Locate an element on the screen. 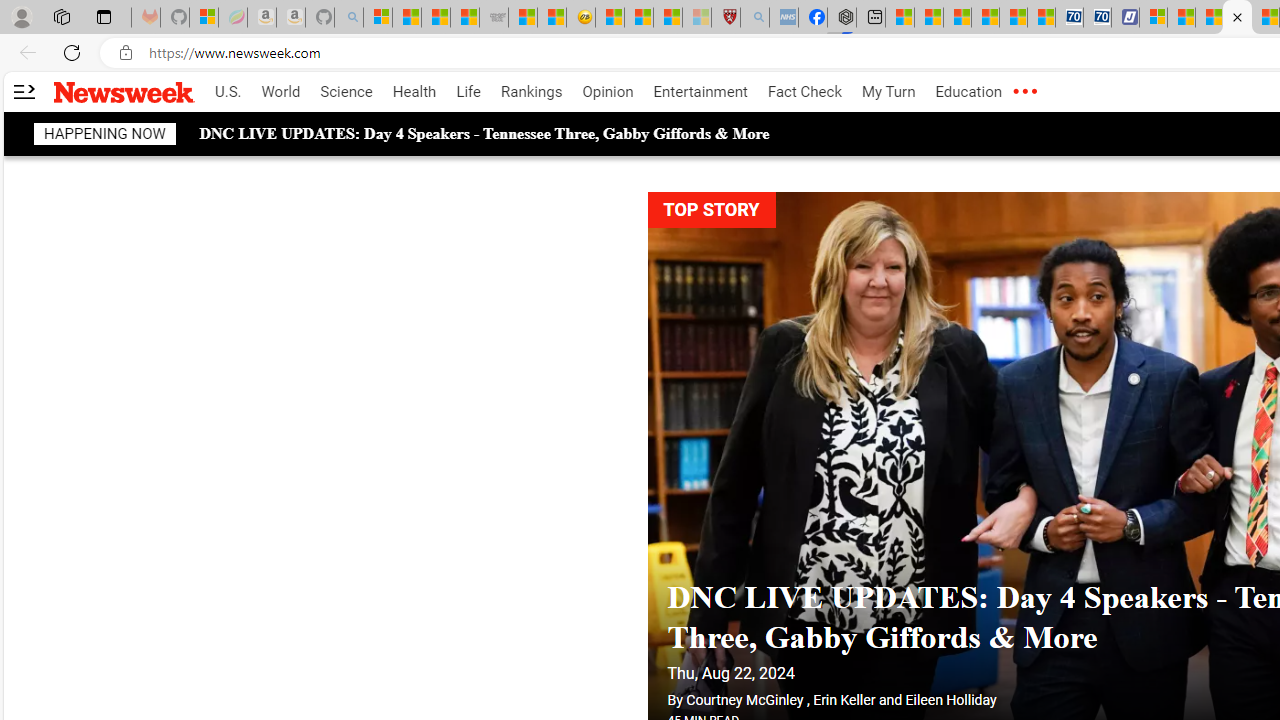 Image resolution: width=1280 pixels, height=720 pixels. 'Cheap Car Rentals - Save70.com' is located at coordinates (1068, 17).